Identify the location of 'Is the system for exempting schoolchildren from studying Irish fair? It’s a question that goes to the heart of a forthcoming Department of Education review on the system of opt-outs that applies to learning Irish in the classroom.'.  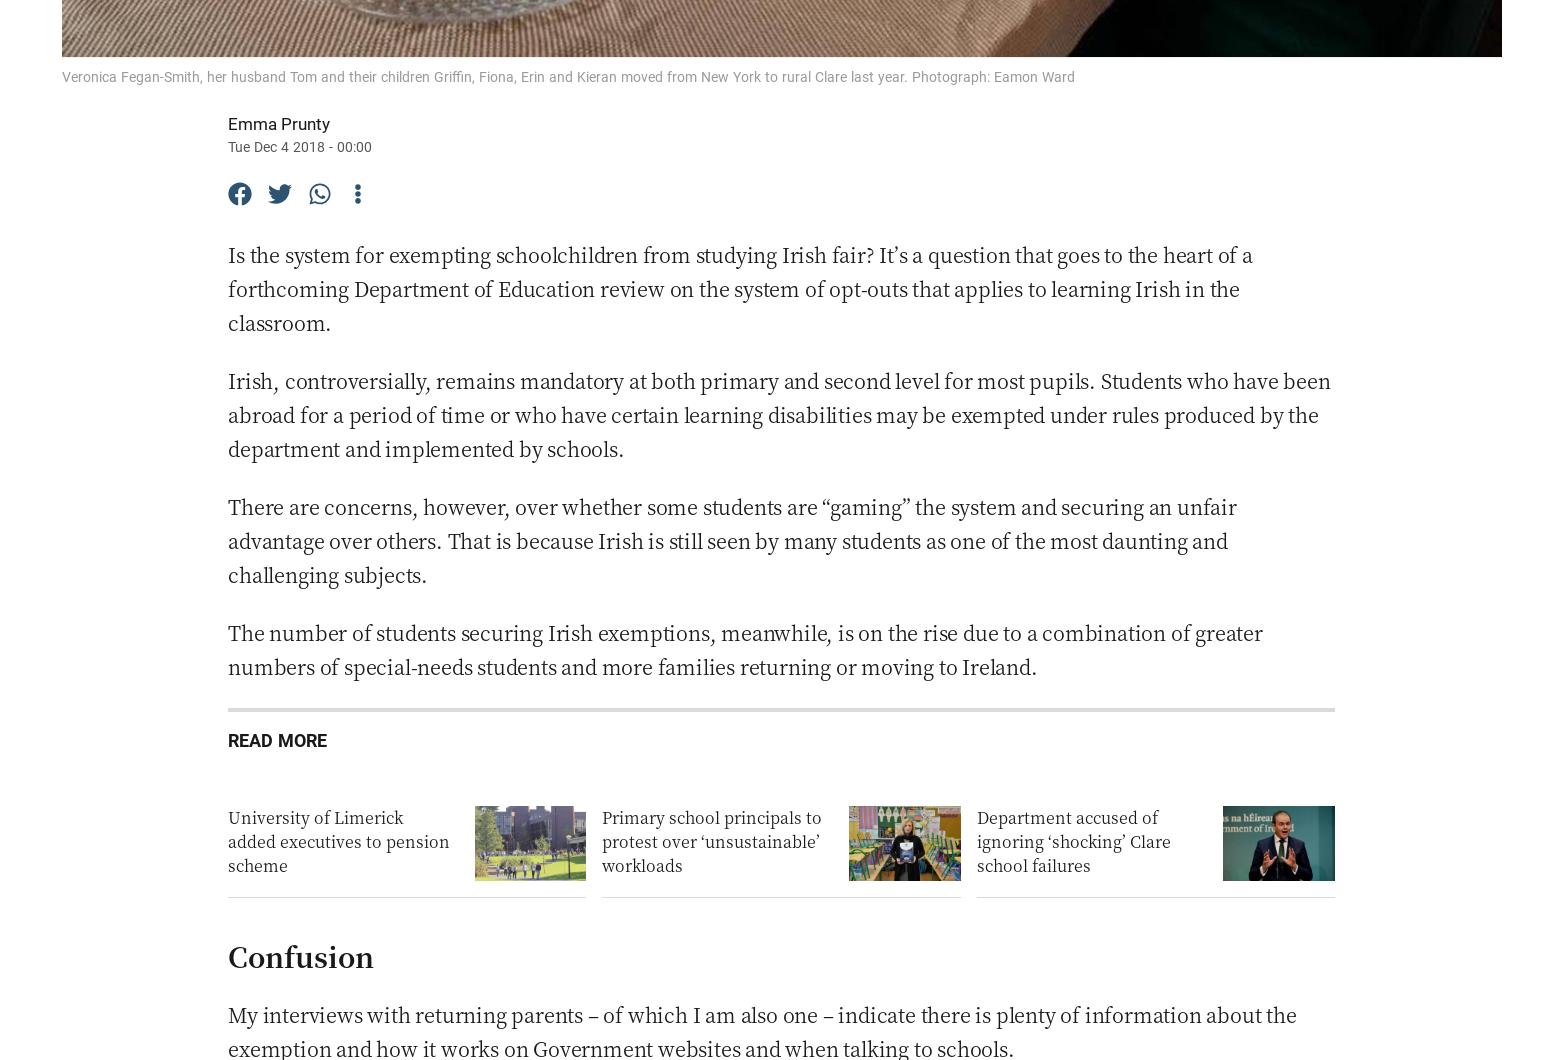
(739, 288).